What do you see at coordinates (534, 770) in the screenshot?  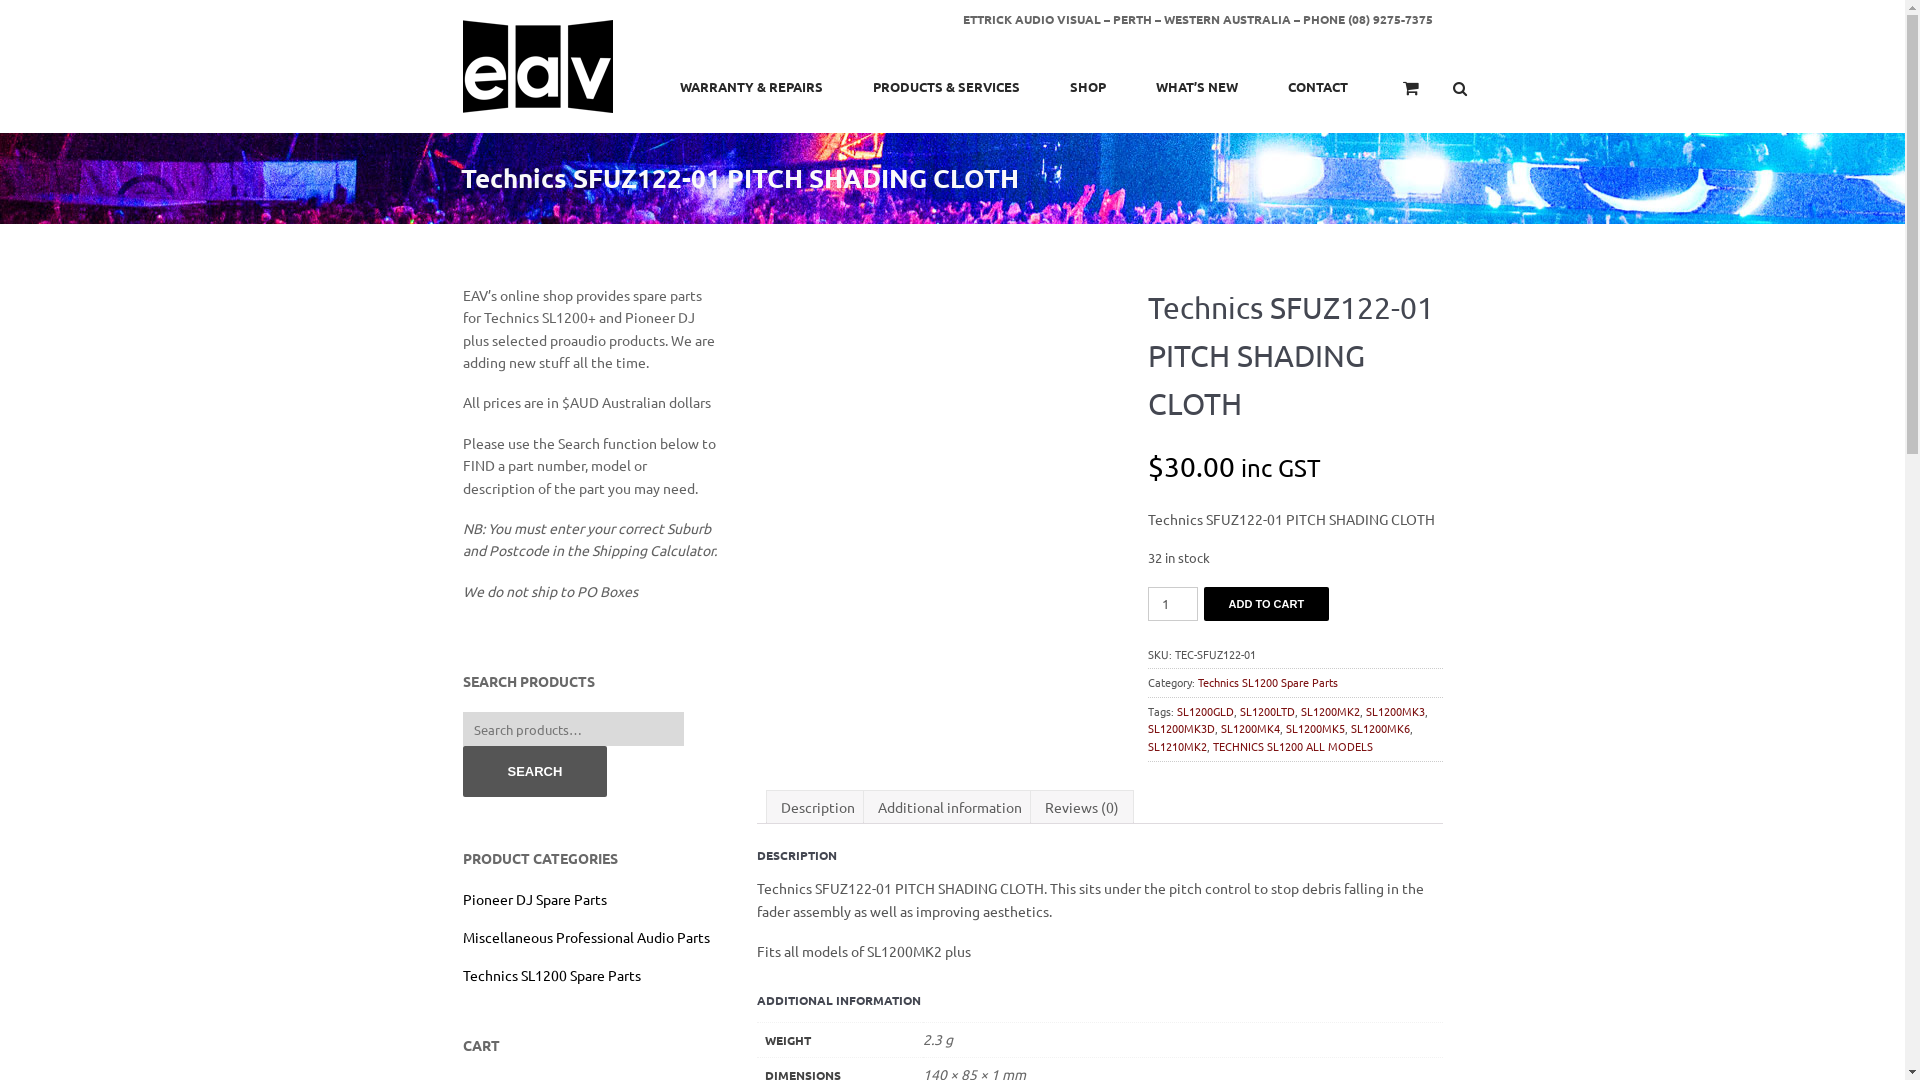 I see `'SEARCH'` at bounding box center [534, 770].